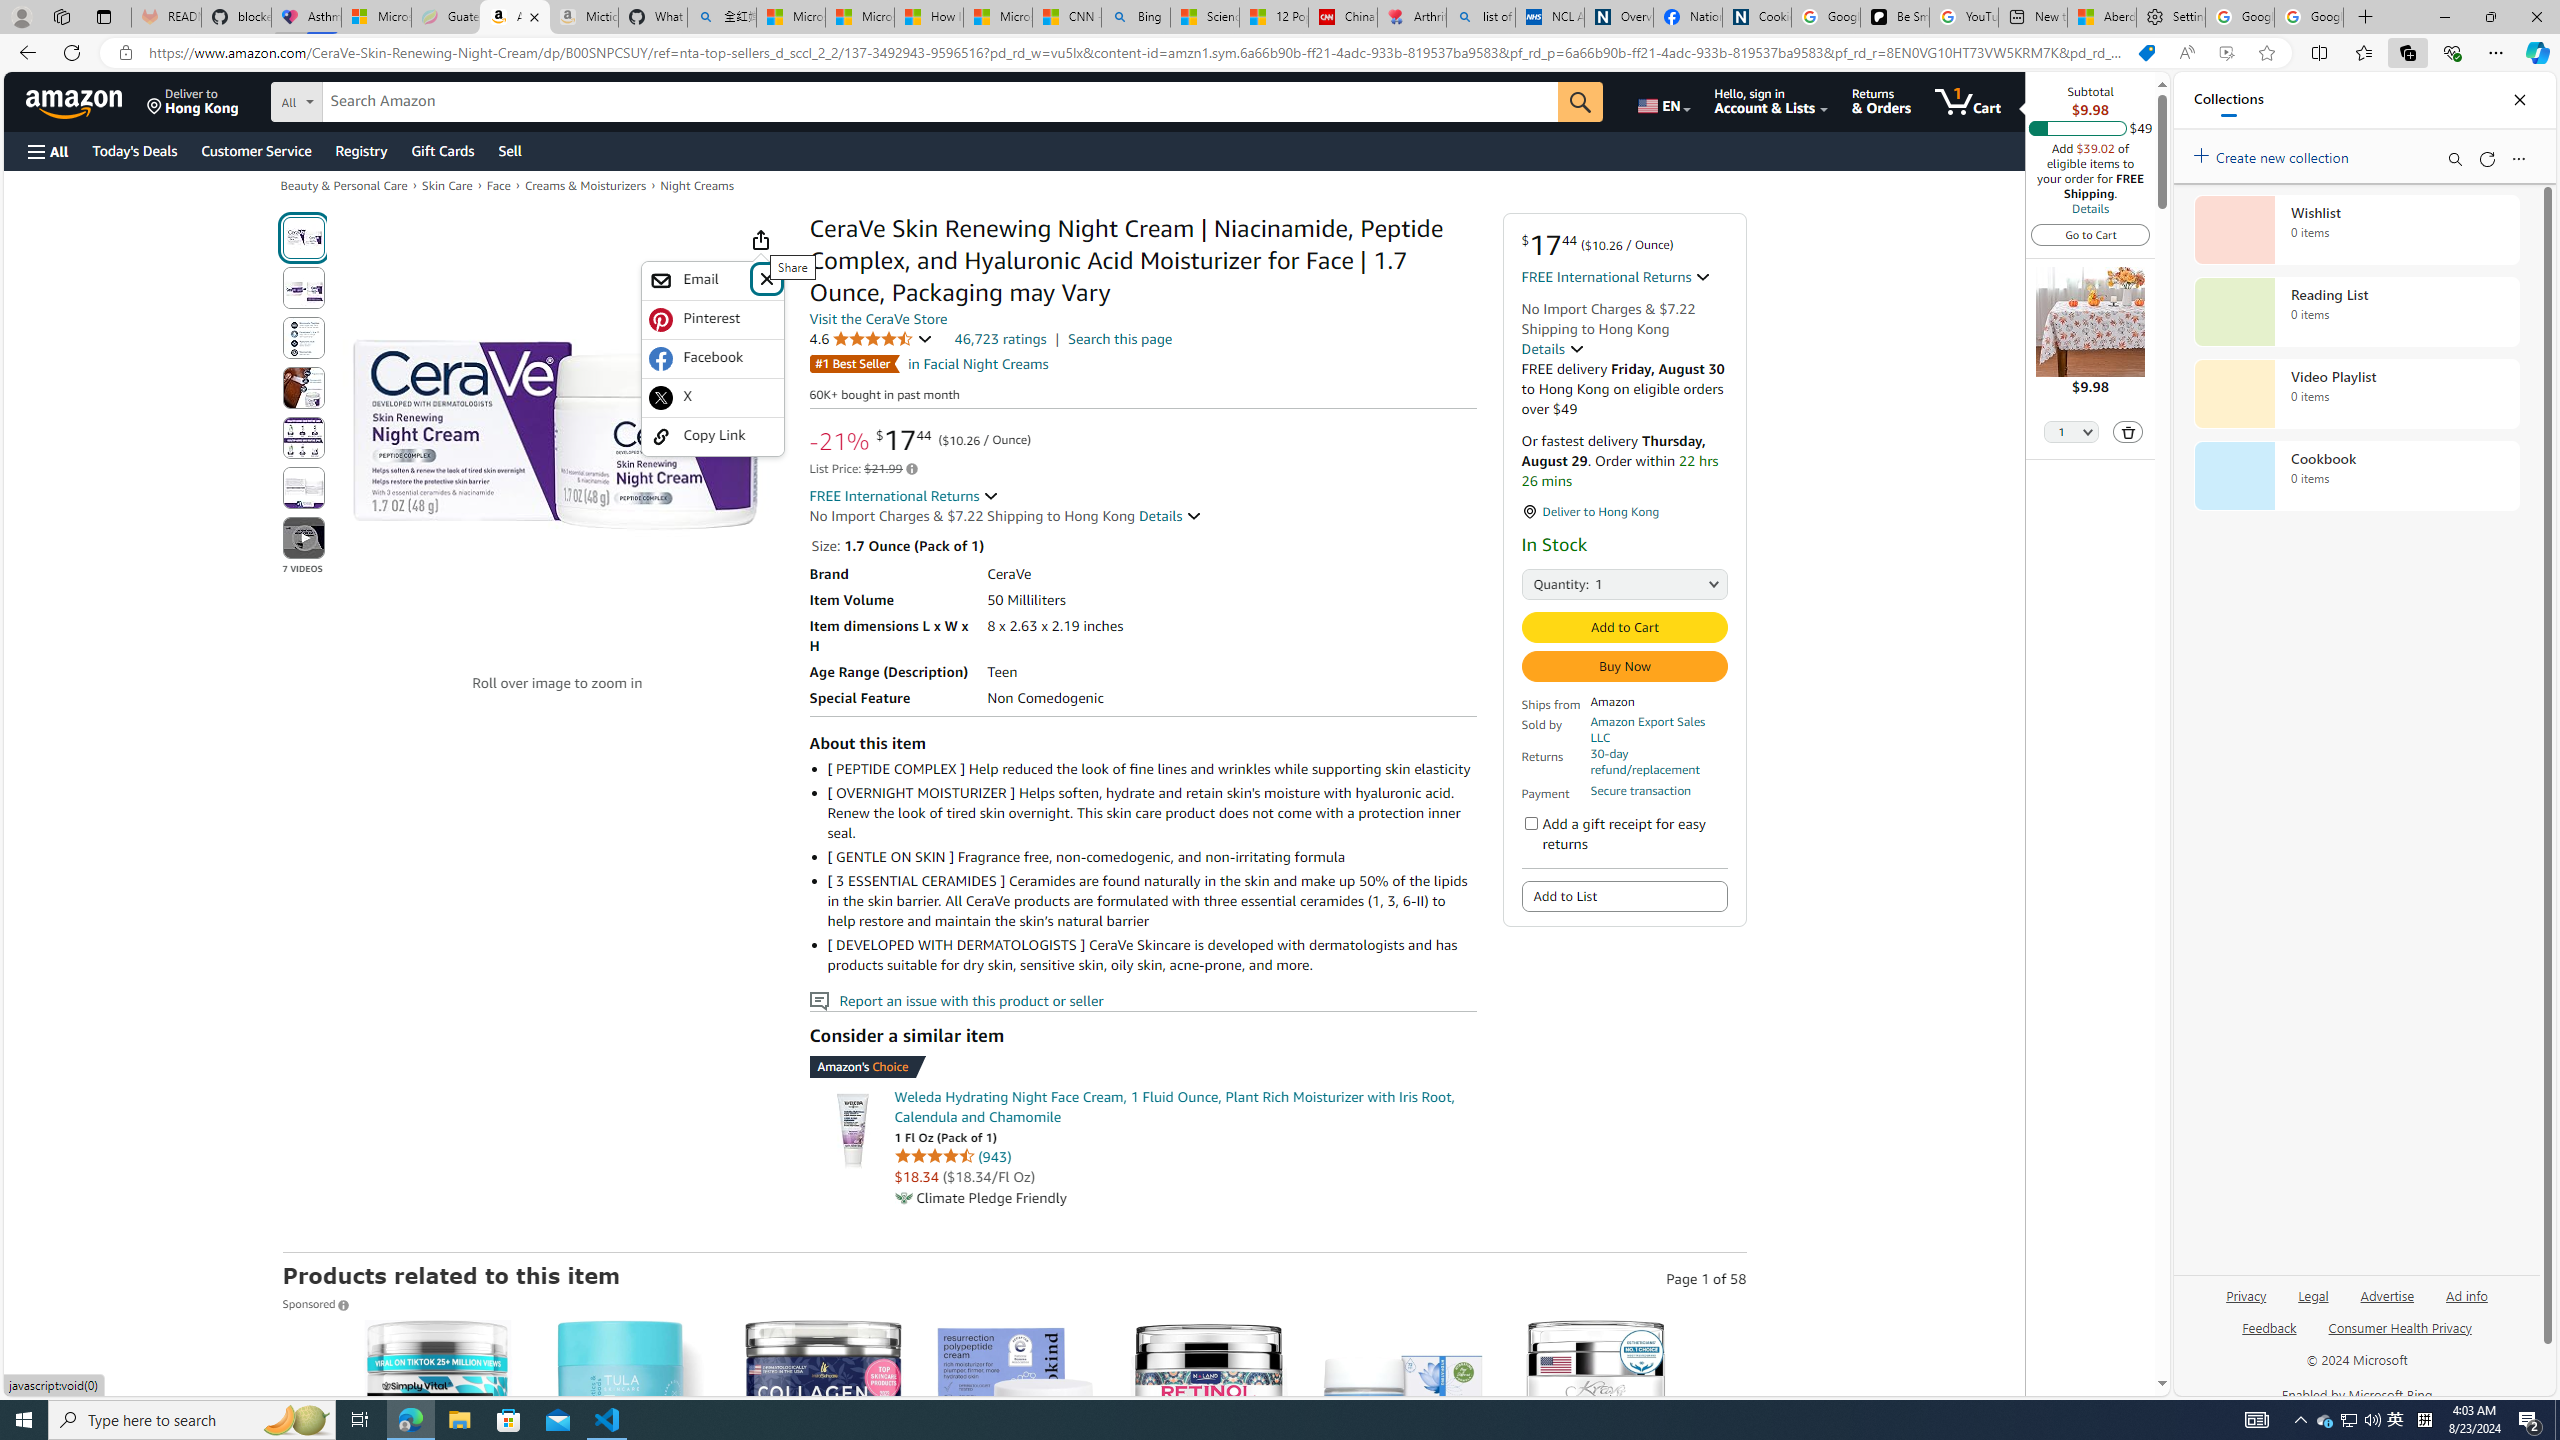 This screenshot has width=2560, height=1440. I want to click on 'Create new collection', so click(2274, 153).